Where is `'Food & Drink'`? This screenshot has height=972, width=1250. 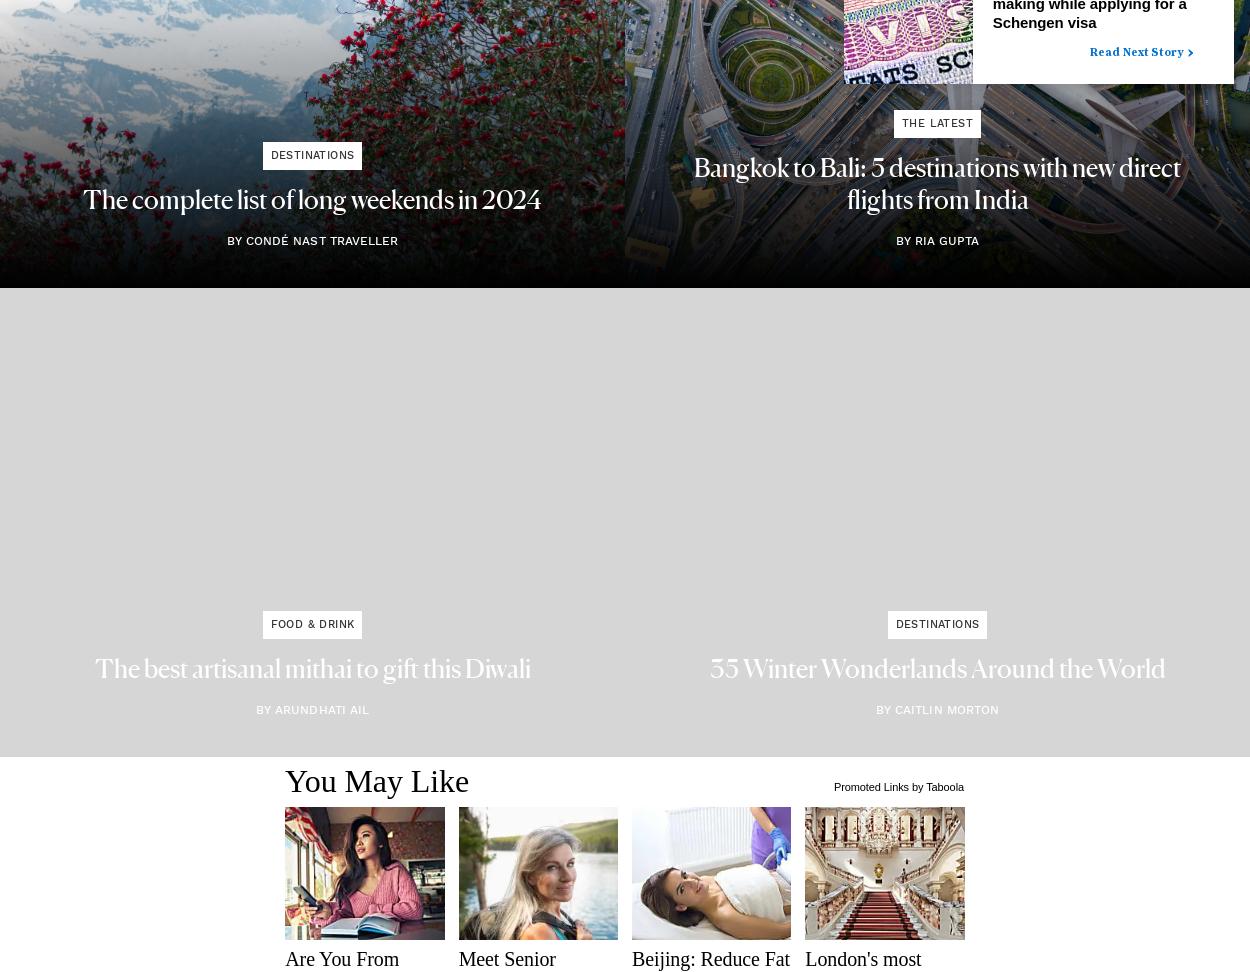
'Food & Drink' is located at coordinates (312, 624).